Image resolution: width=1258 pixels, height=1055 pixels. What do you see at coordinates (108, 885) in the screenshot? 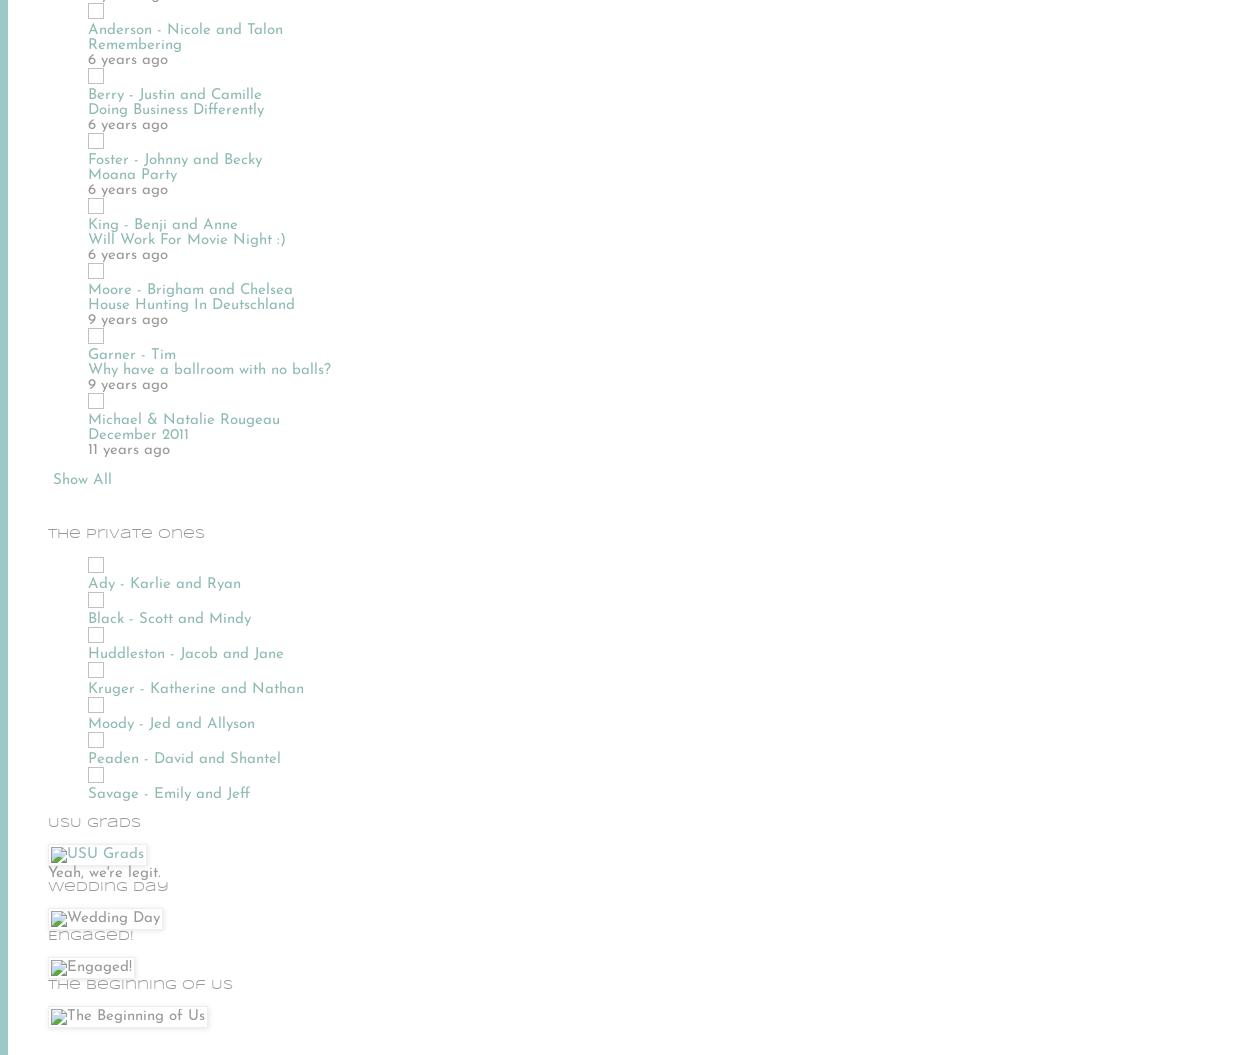
I see `'Wedding Day'` at bounding box center [108, 885].